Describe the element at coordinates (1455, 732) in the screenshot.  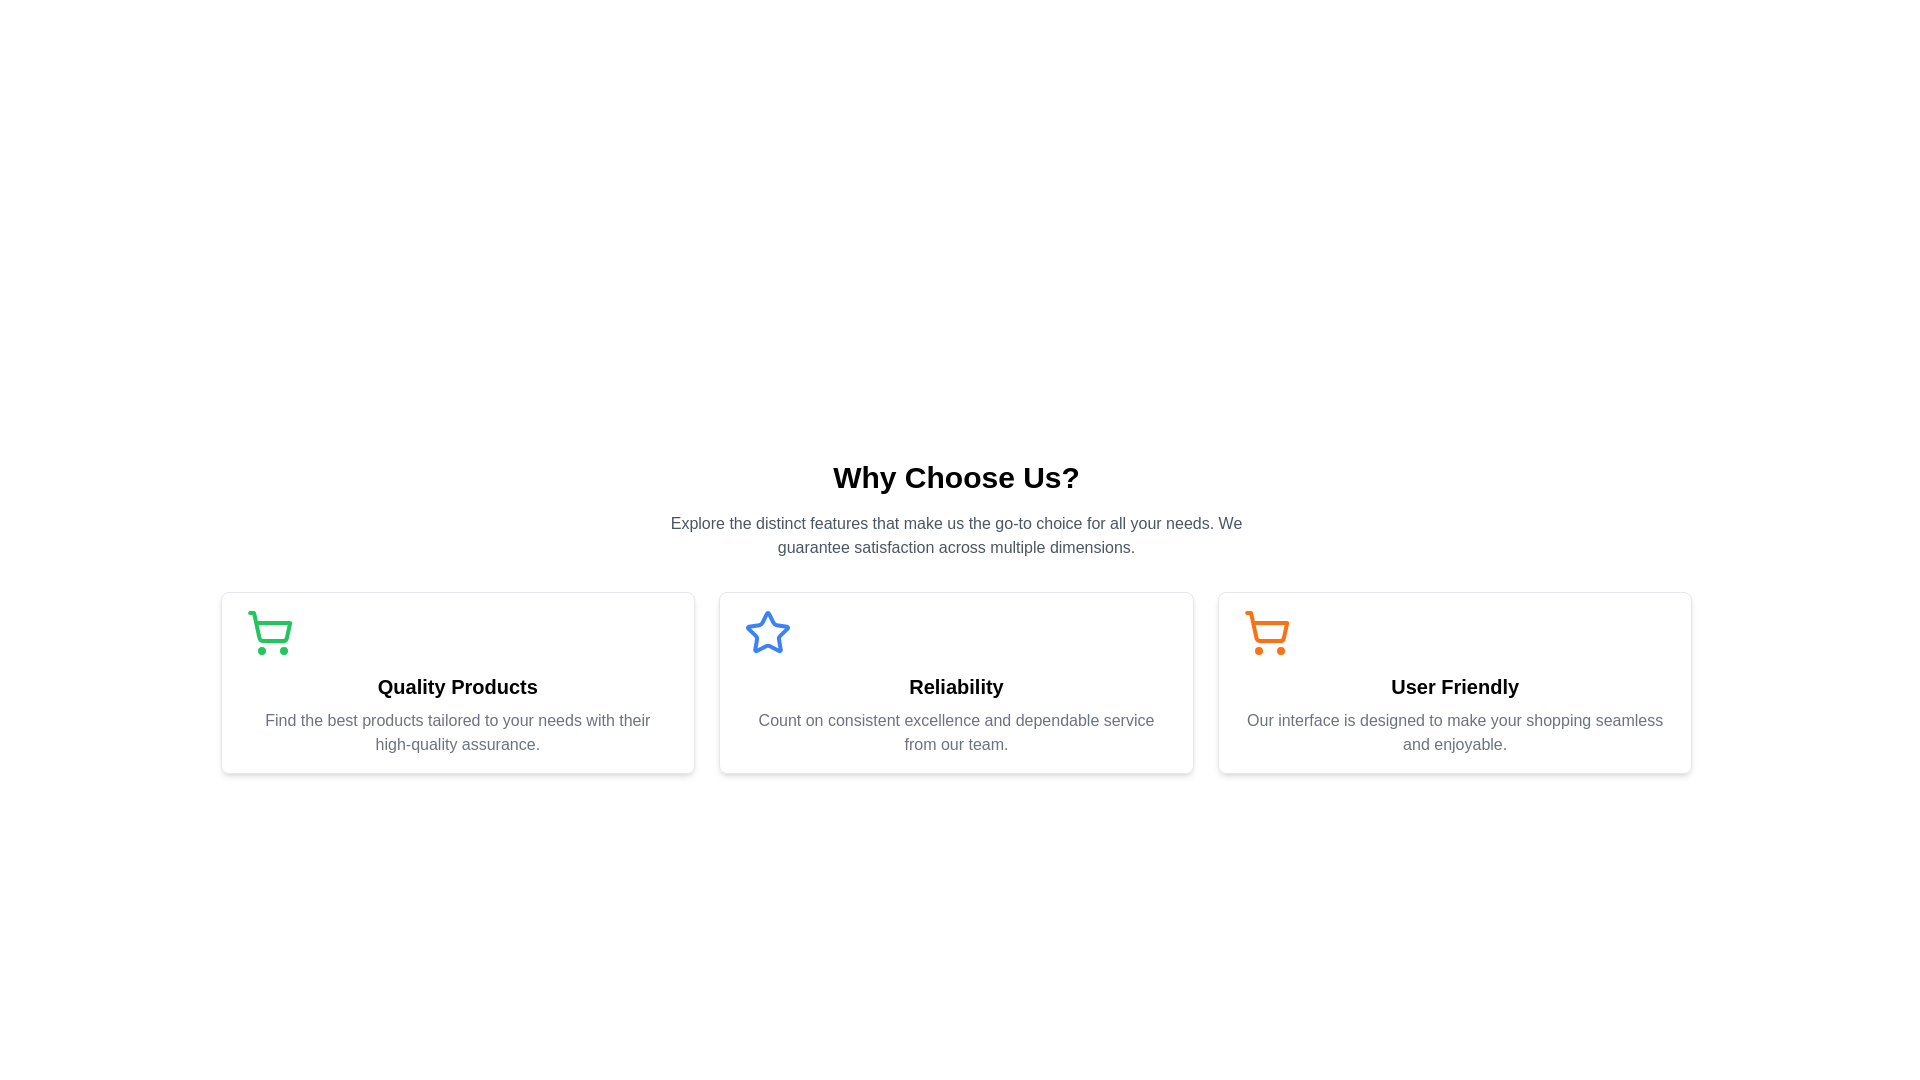
I see `the detailed description text element located at the bottom of the rightmost box in the horizontally aligned triplet of cards, which provides additional information about the 'User Friendly' feature` at that location.